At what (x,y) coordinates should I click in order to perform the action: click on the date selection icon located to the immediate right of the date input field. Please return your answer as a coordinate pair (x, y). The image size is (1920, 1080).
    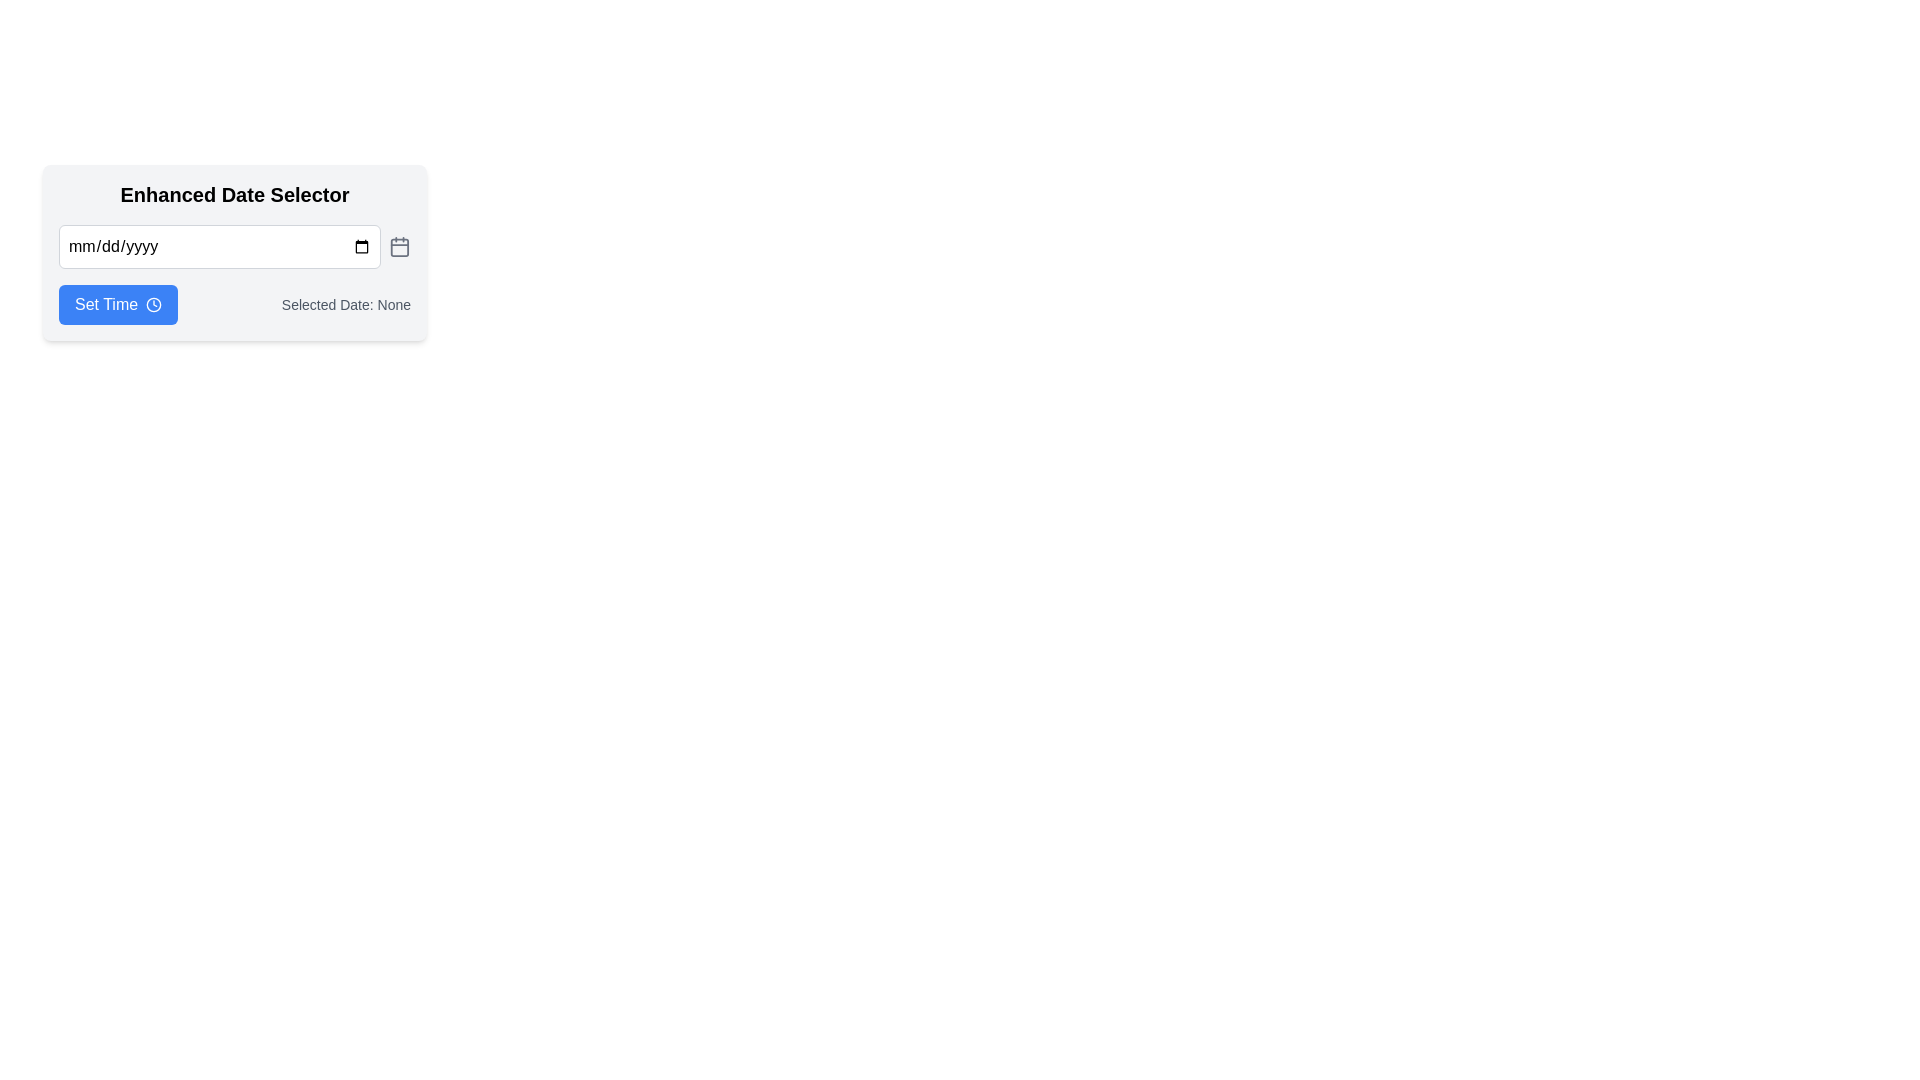
    Looking at the image, I should click on (400, 245).